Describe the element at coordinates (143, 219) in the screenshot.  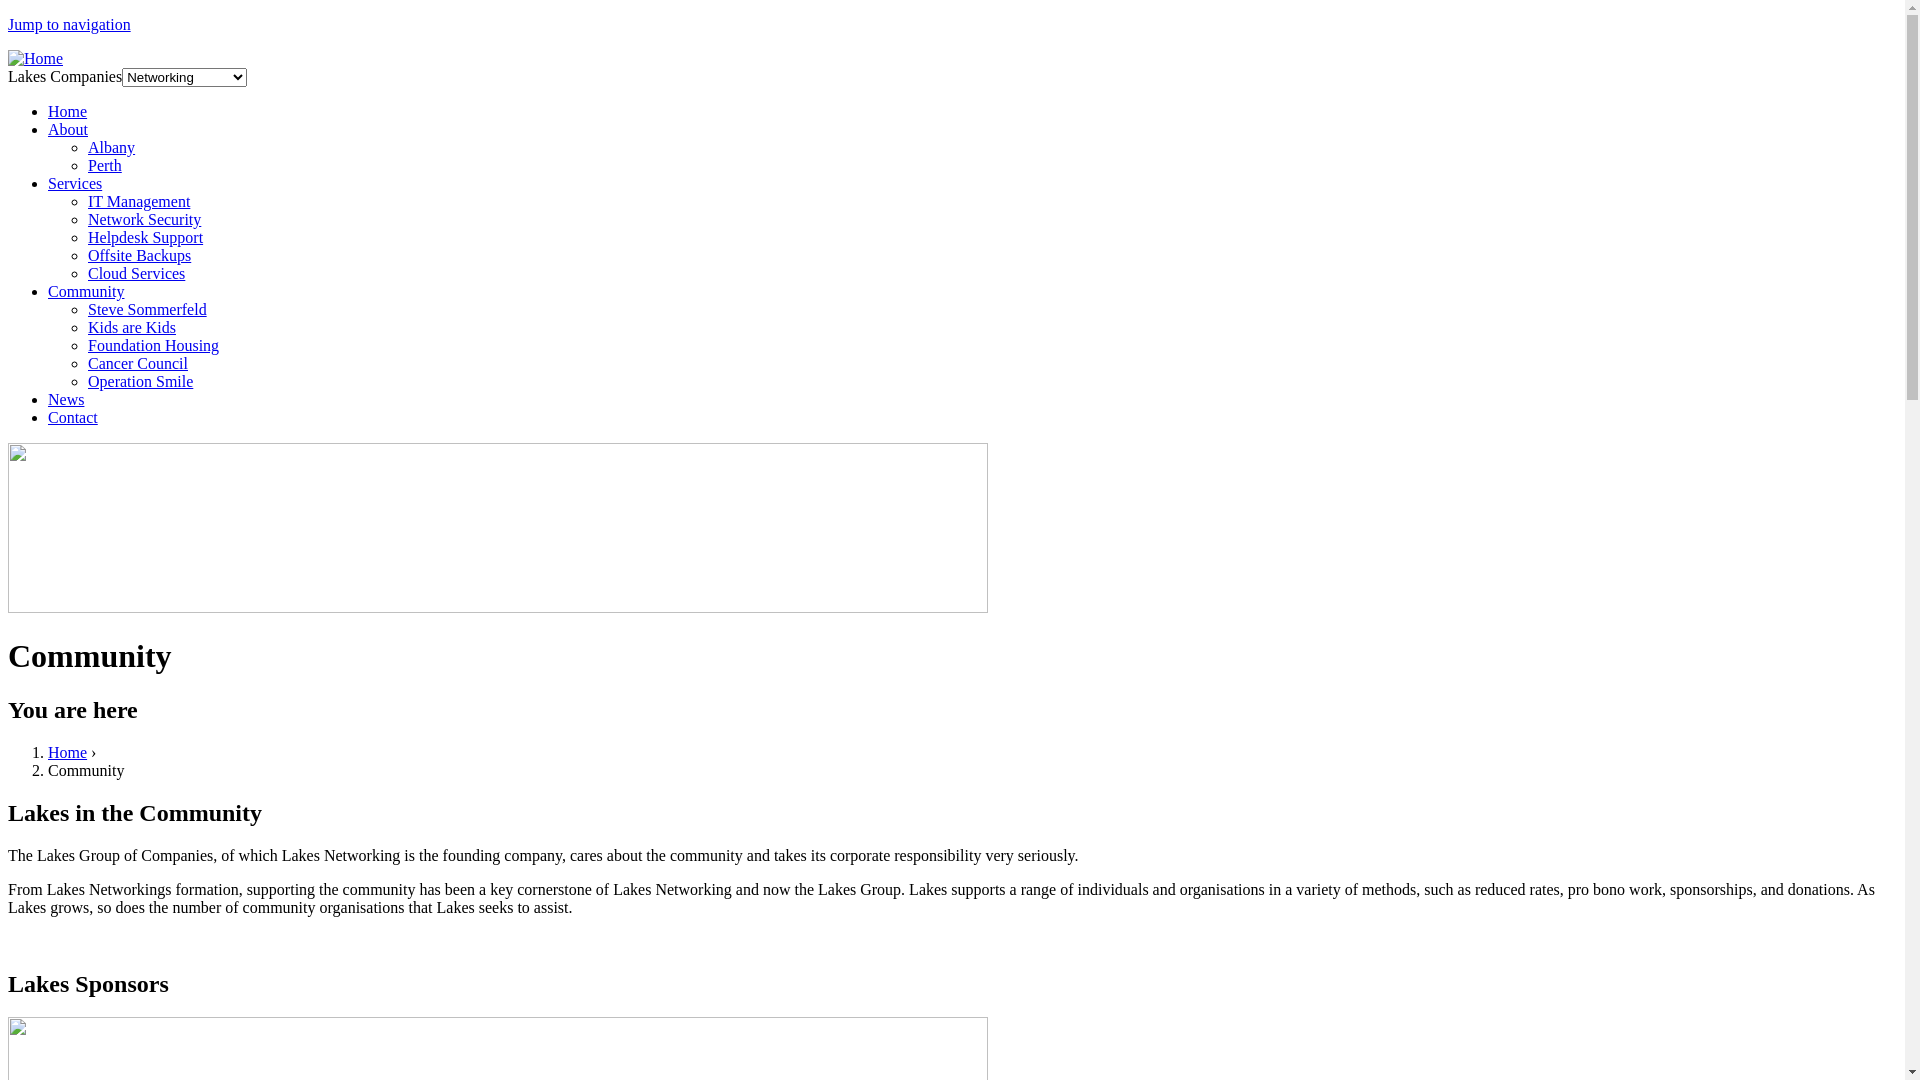
I see `'Network Security'` at that location.